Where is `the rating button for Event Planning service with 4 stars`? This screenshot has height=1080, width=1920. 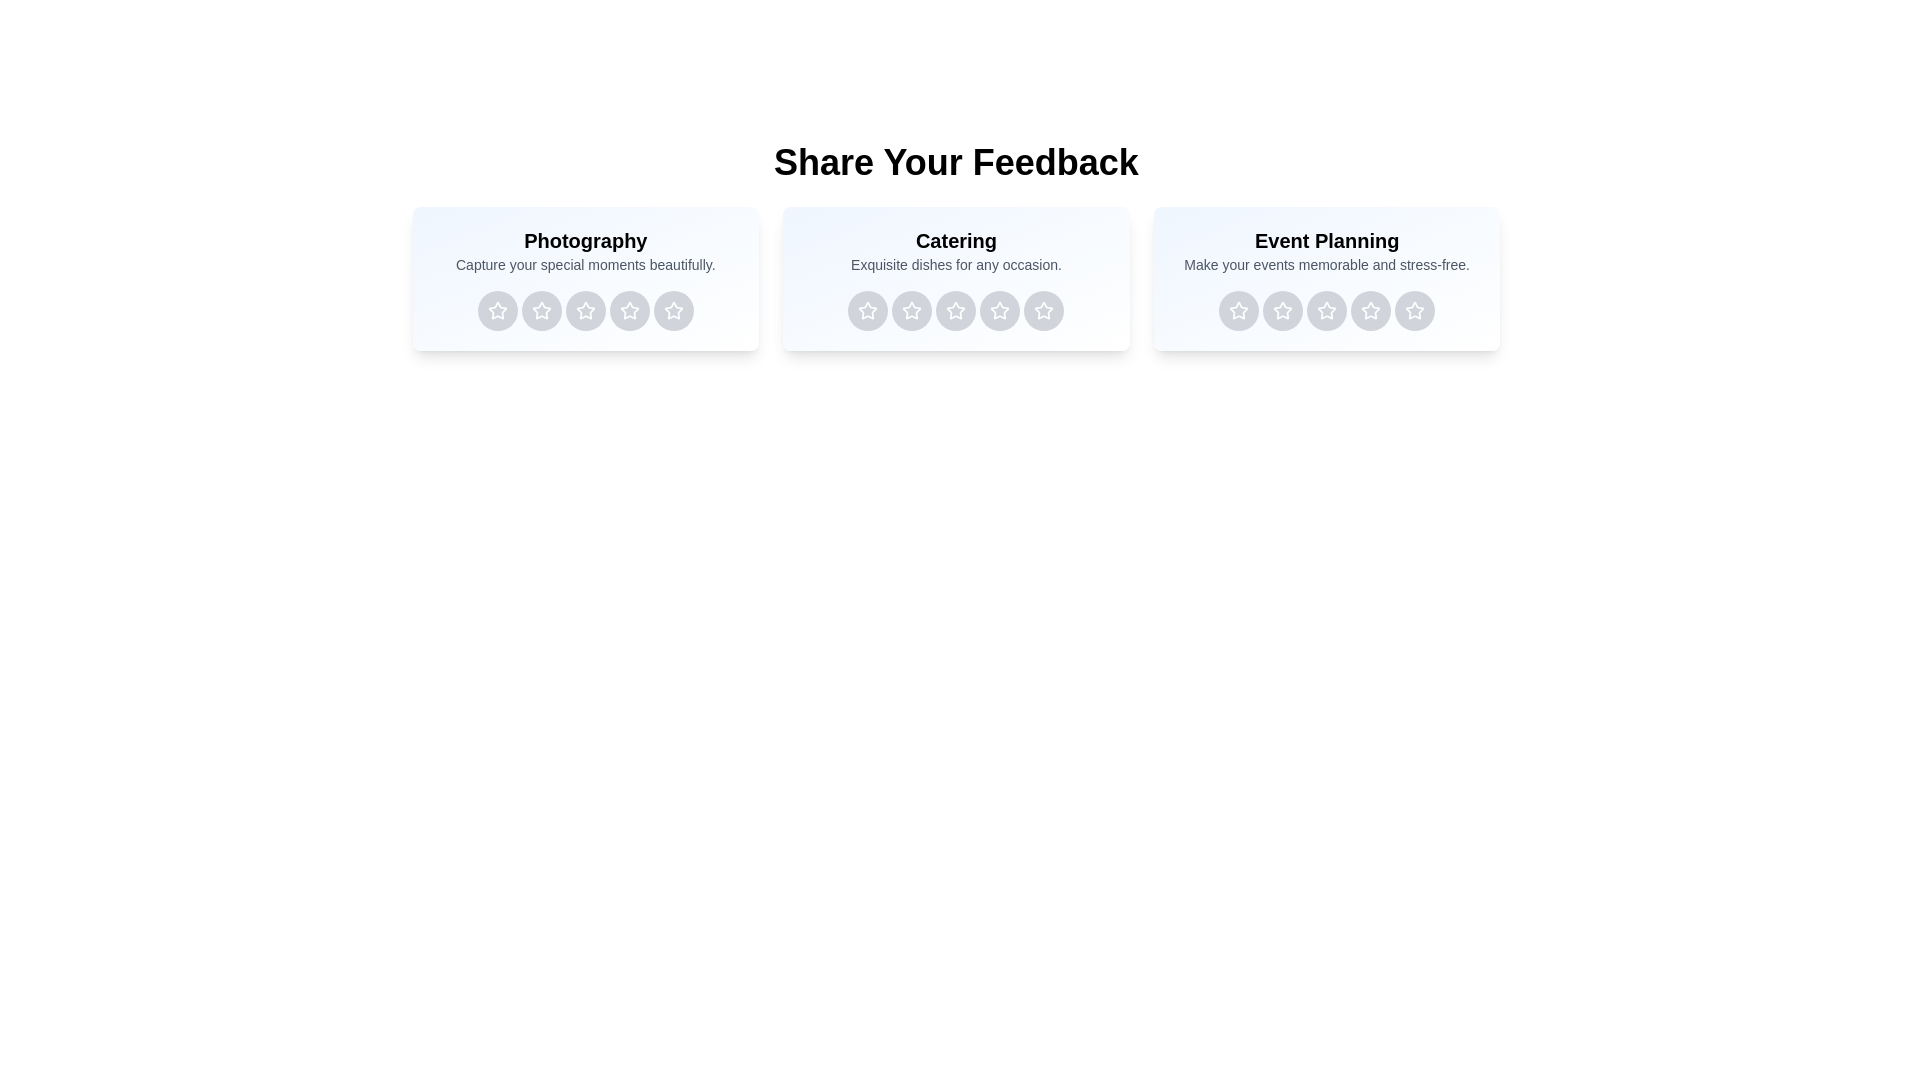 the rating button for Event Planning service with 4 stars is located at coordinates (1370, 311).